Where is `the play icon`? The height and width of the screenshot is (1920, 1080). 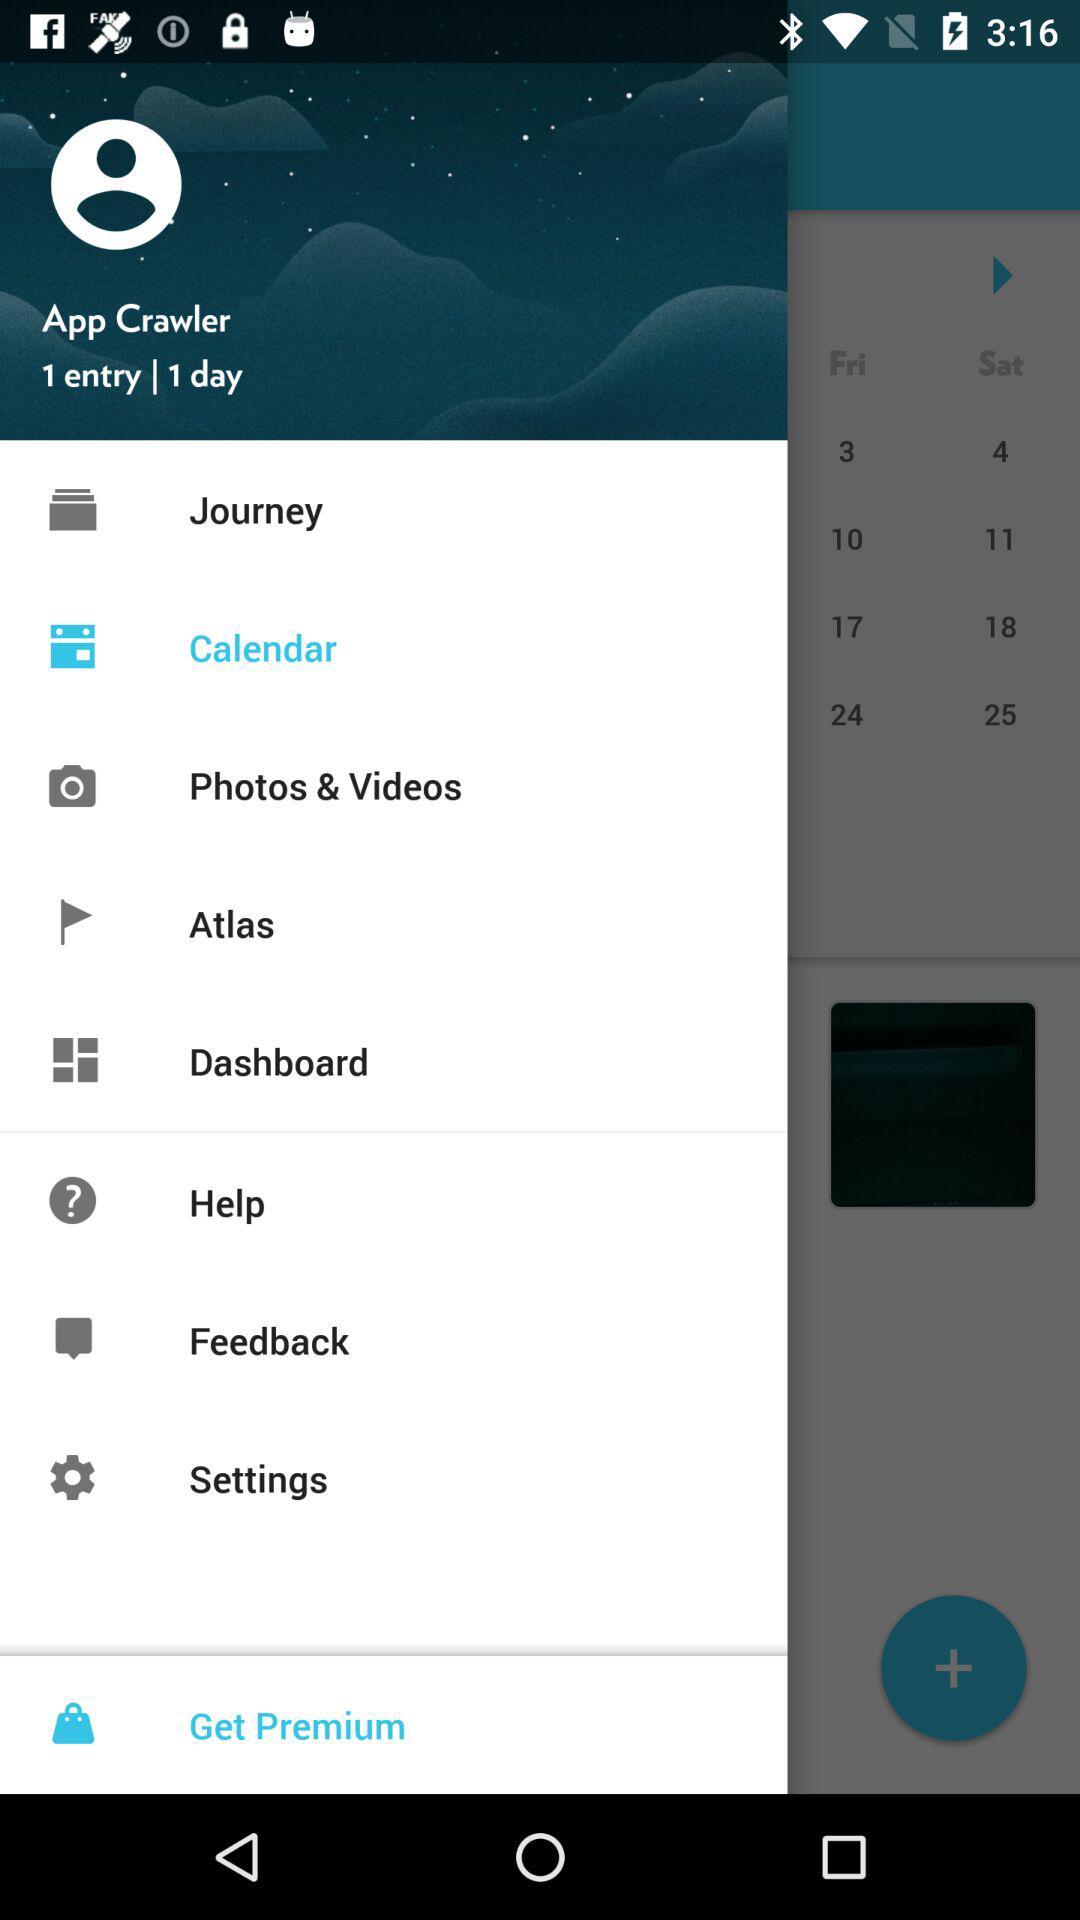 the play icon is located at coordinates (1000, 273).